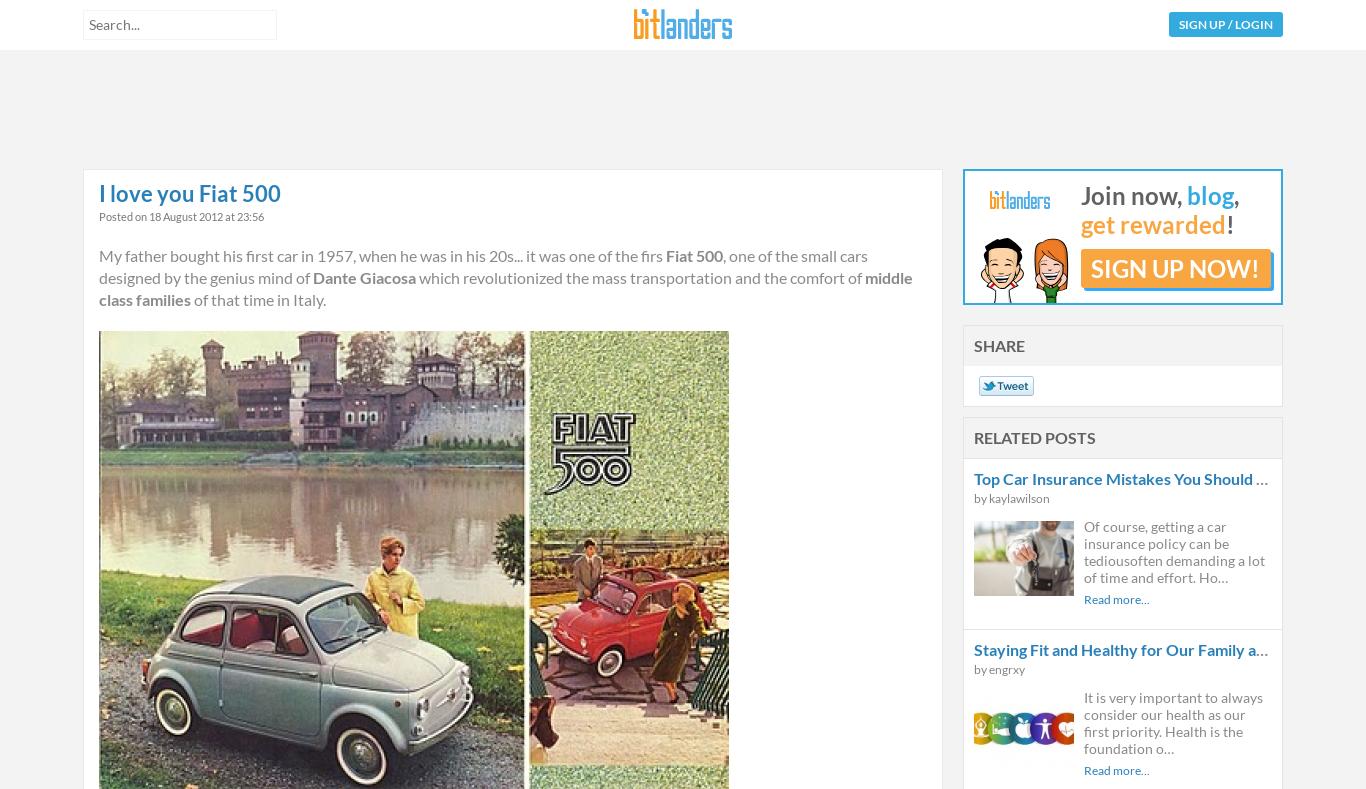  What do you see at coordinates (1134, 477) in the screenshot?
I see `'Top Car Insurance Mistakes You Should Avoid'` at bounding box center [1134, 477].